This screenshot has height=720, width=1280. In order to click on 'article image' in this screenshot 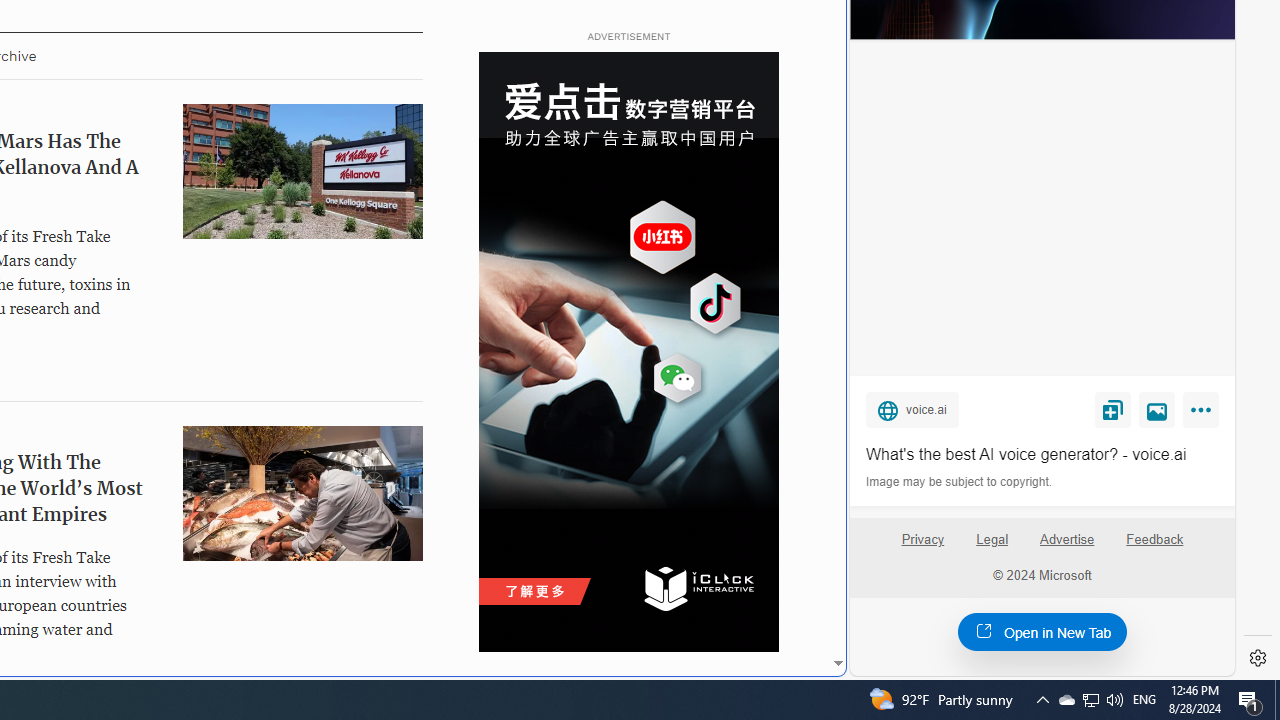, I will do `click(301, 492)`.